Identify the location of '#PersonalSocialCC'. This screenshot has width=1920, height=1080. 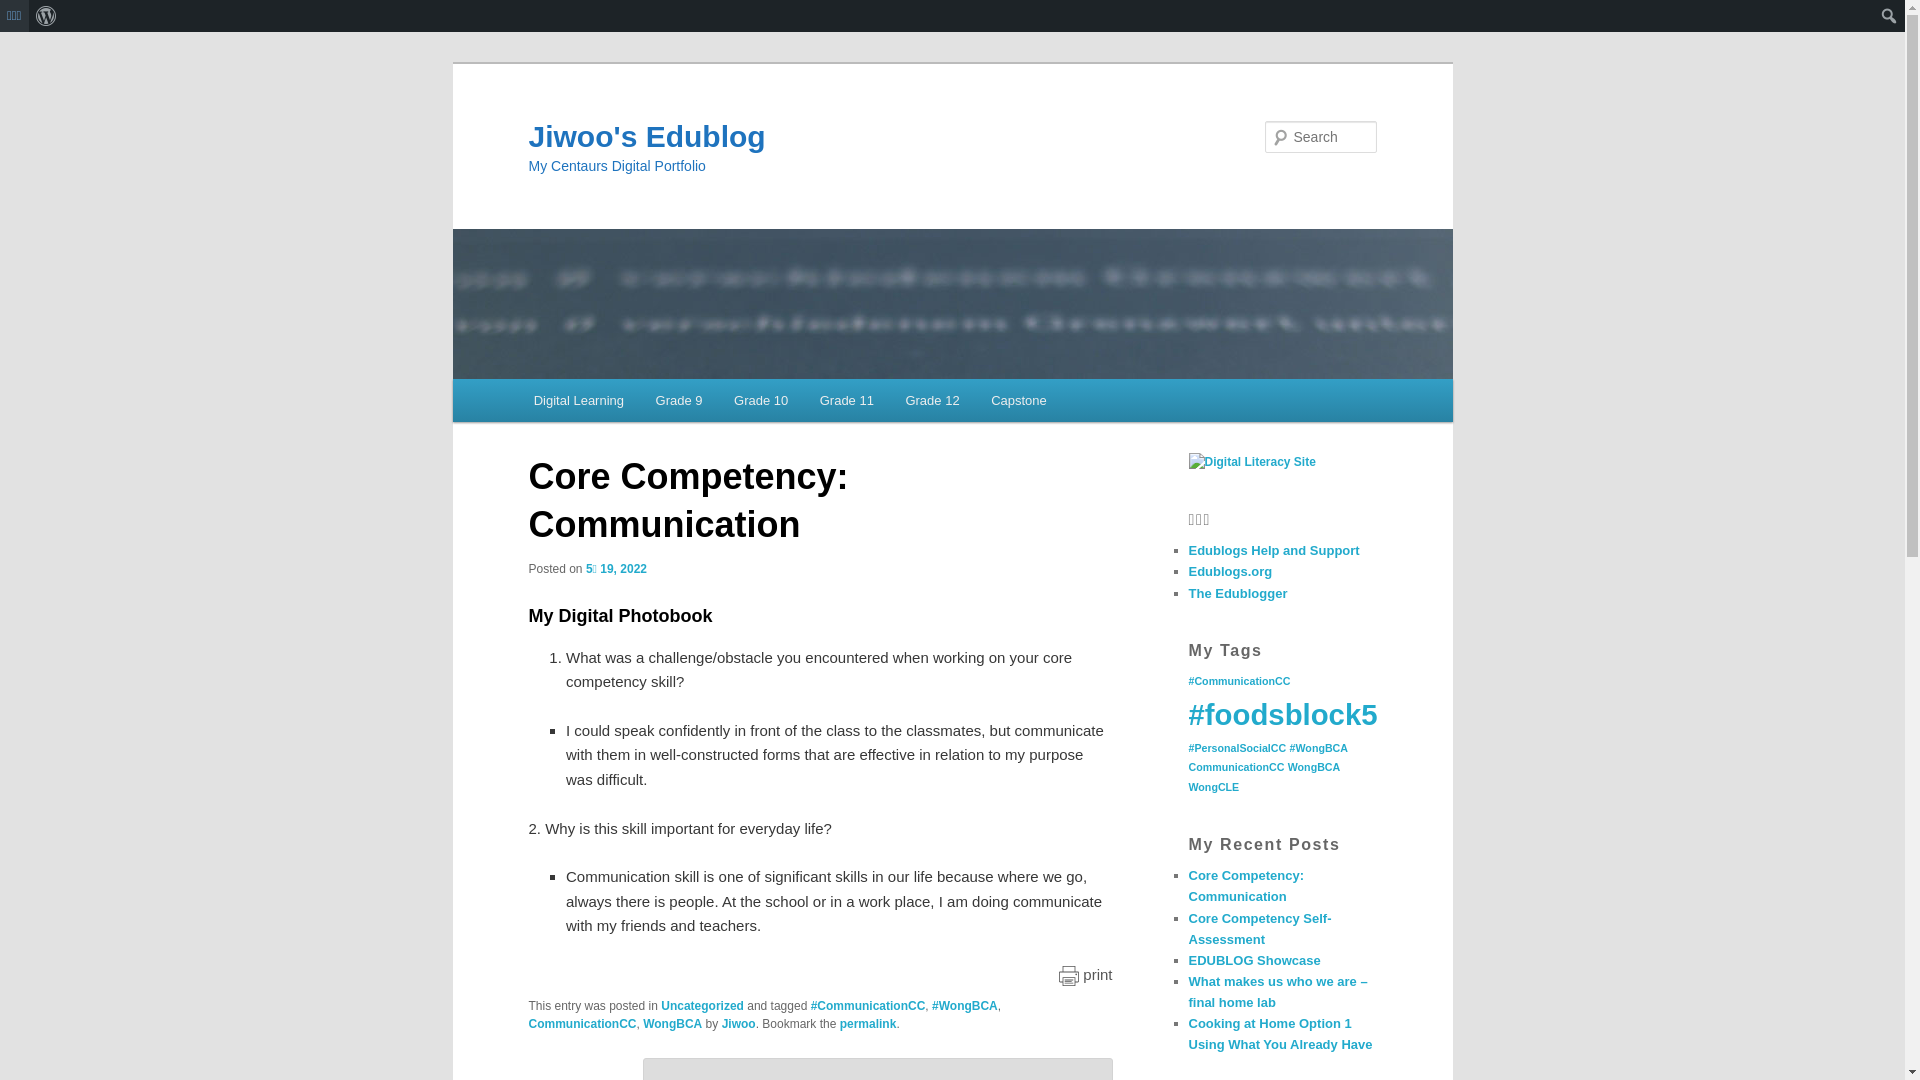
(1236, 748).